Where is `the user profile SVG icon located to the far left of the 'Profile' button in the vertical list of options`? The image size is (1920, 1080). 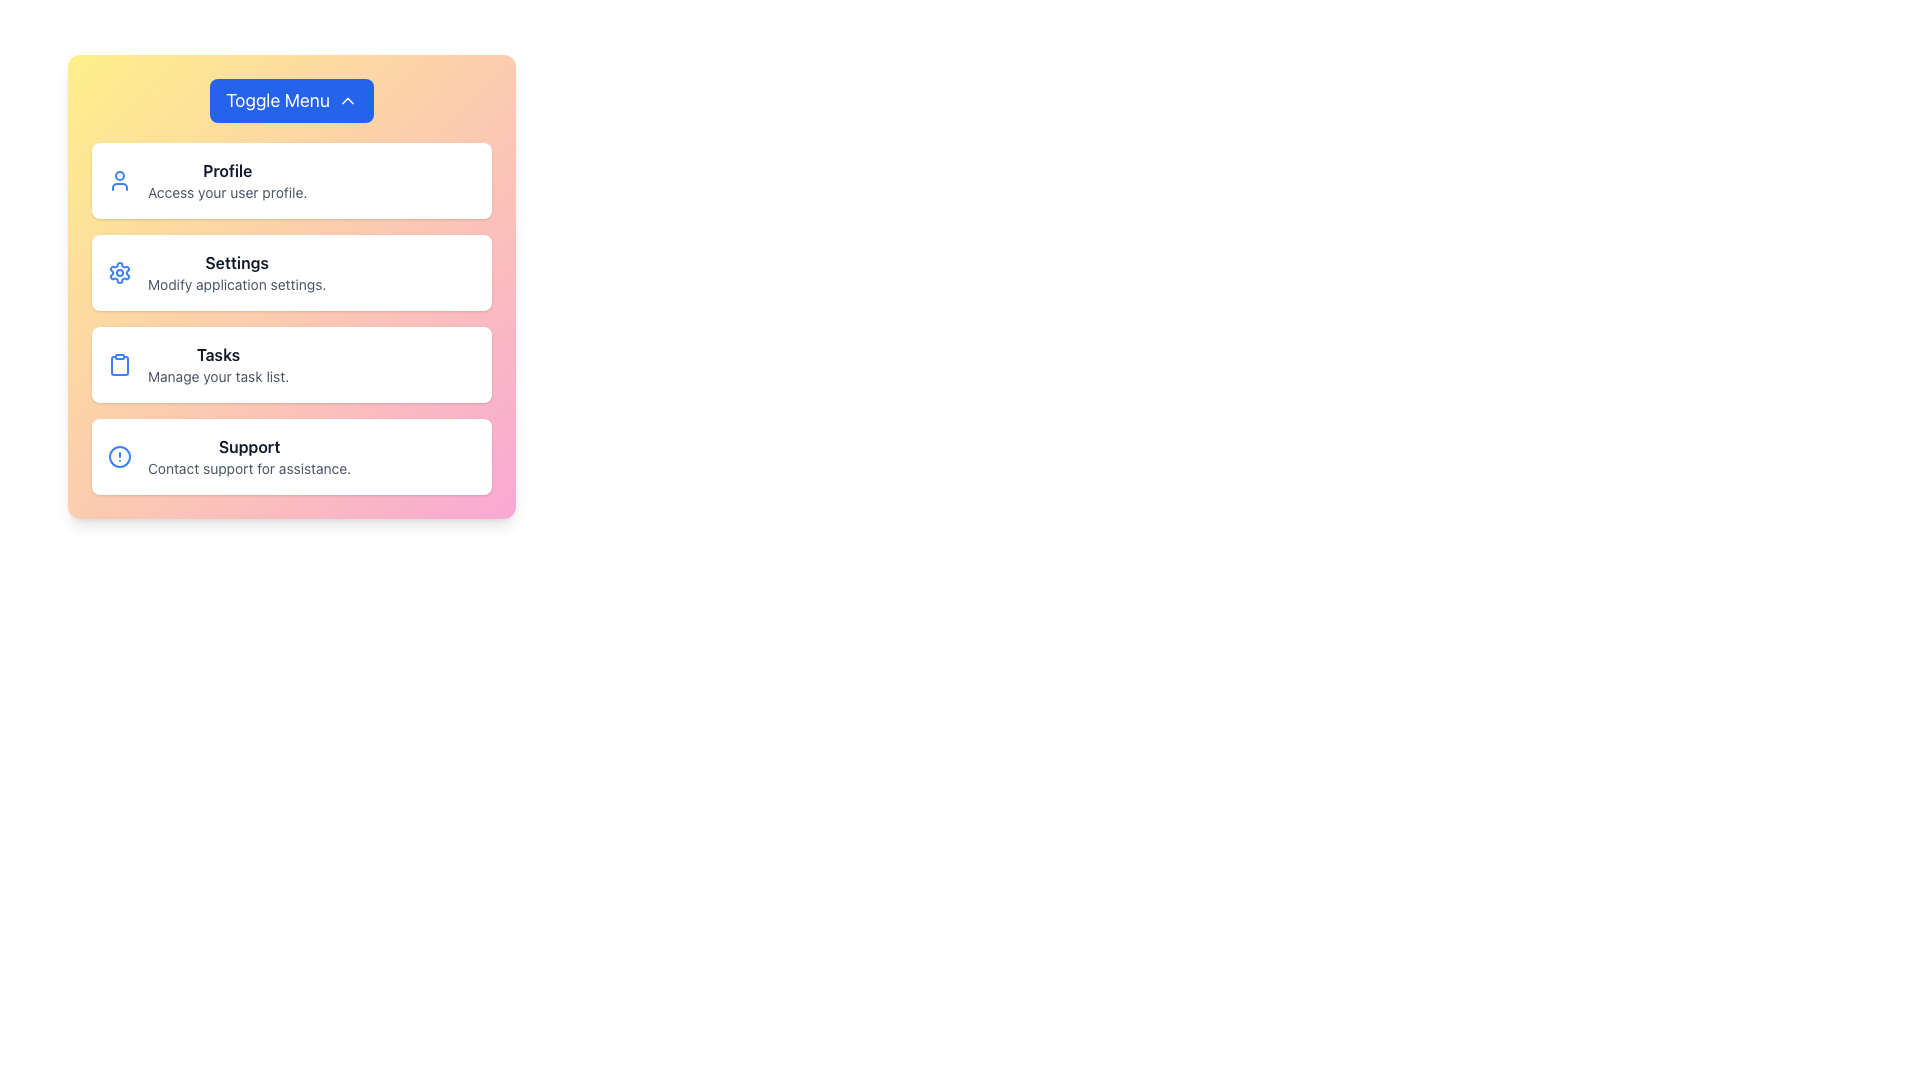
the user profile SVG icon located to the far left of the 'Profile' button in the vertical list of options is located at coordinates (119, 181).